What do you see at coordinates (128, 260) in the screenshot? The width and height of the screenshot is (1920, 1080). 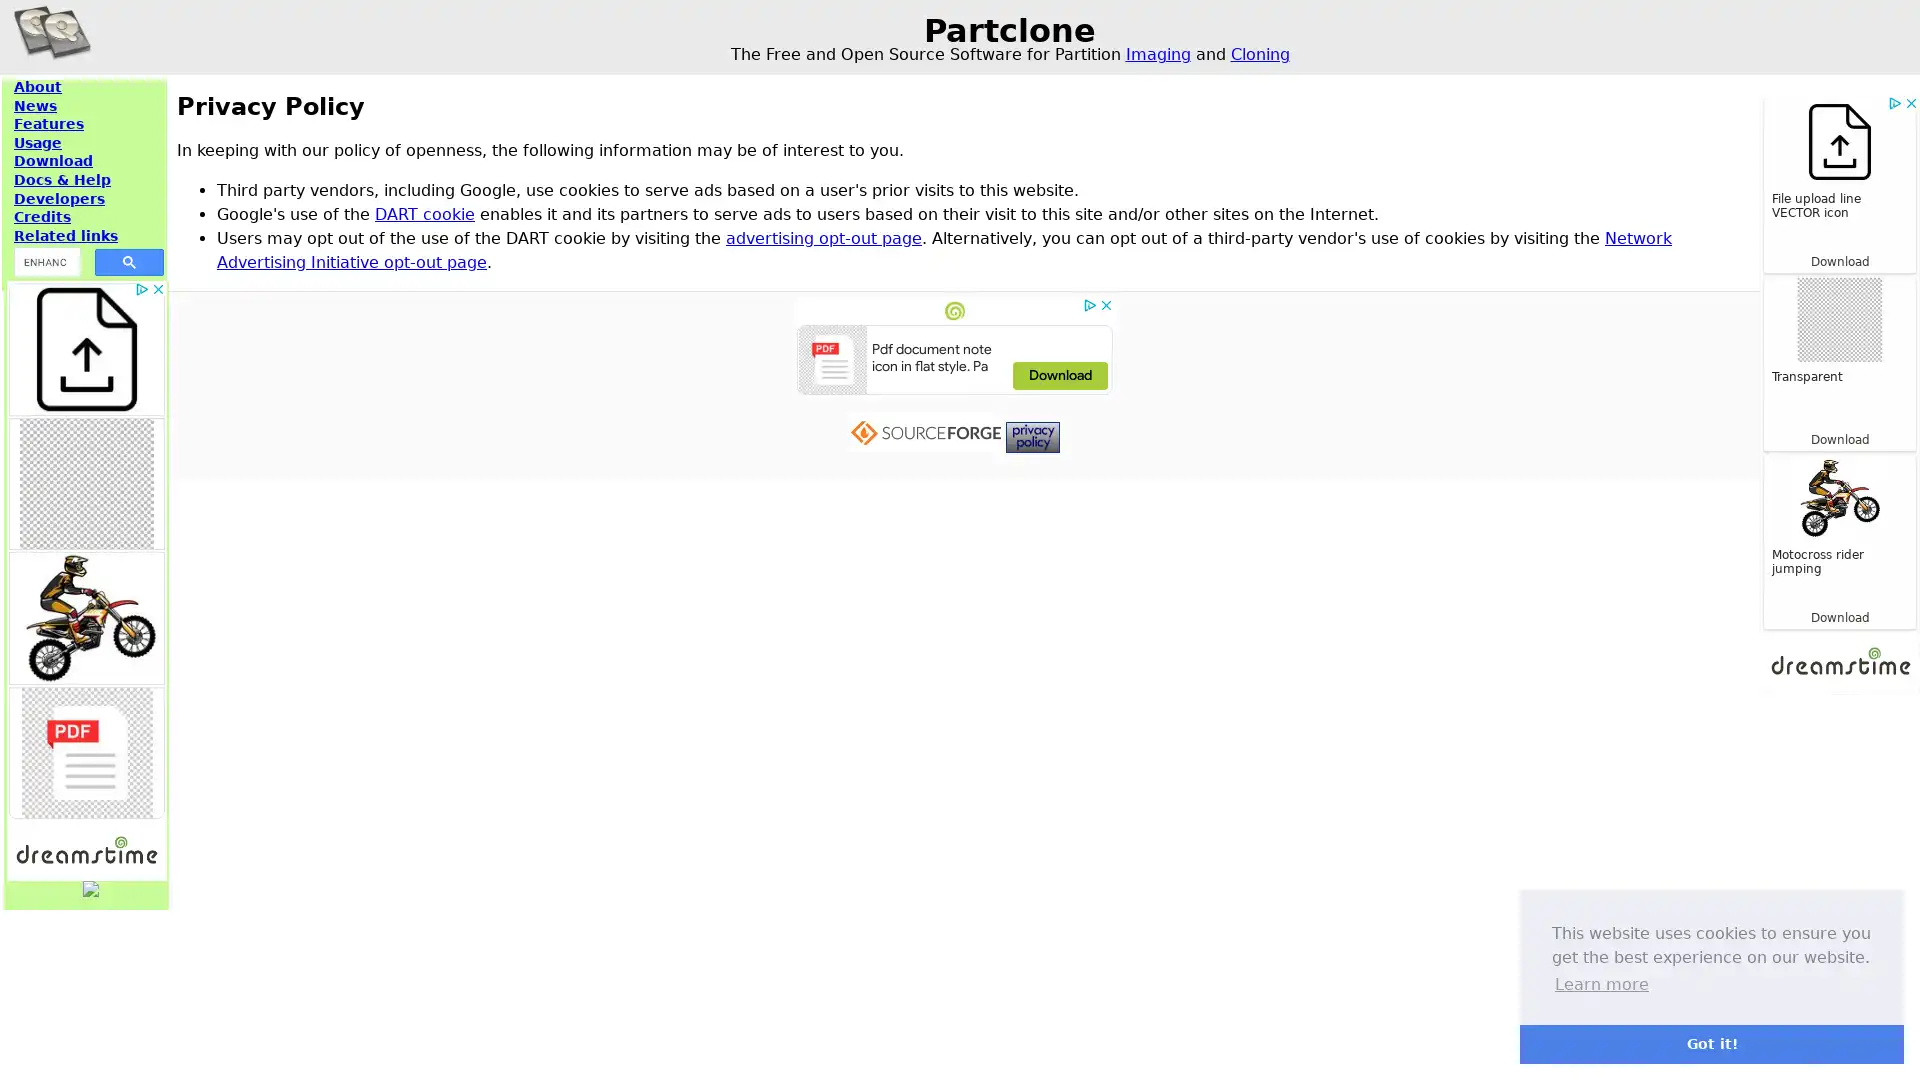 I see `search` at bounding box center [128, 260].